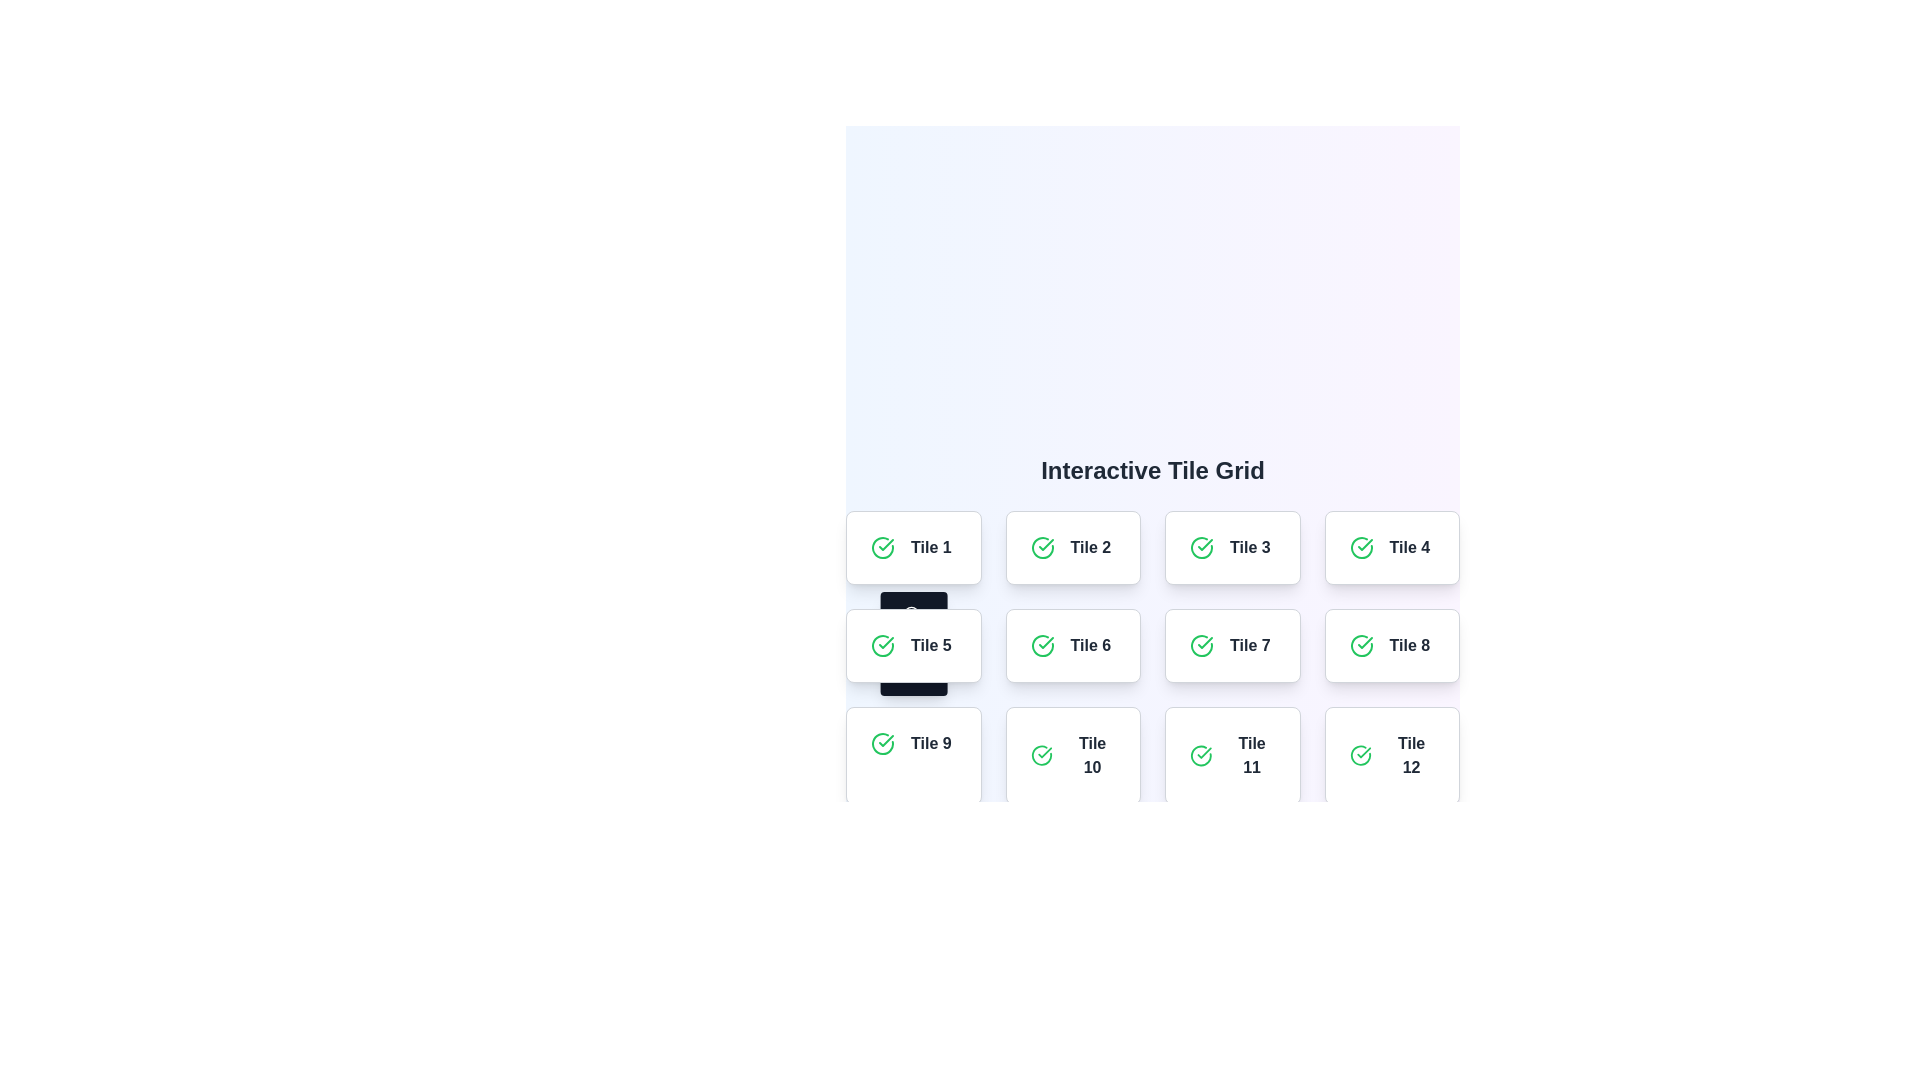  What do you see at coordinates (912, 645) in the screenshot?
I see `the fifth selectable tile in the grid layout` at bounding box center [912, 645].